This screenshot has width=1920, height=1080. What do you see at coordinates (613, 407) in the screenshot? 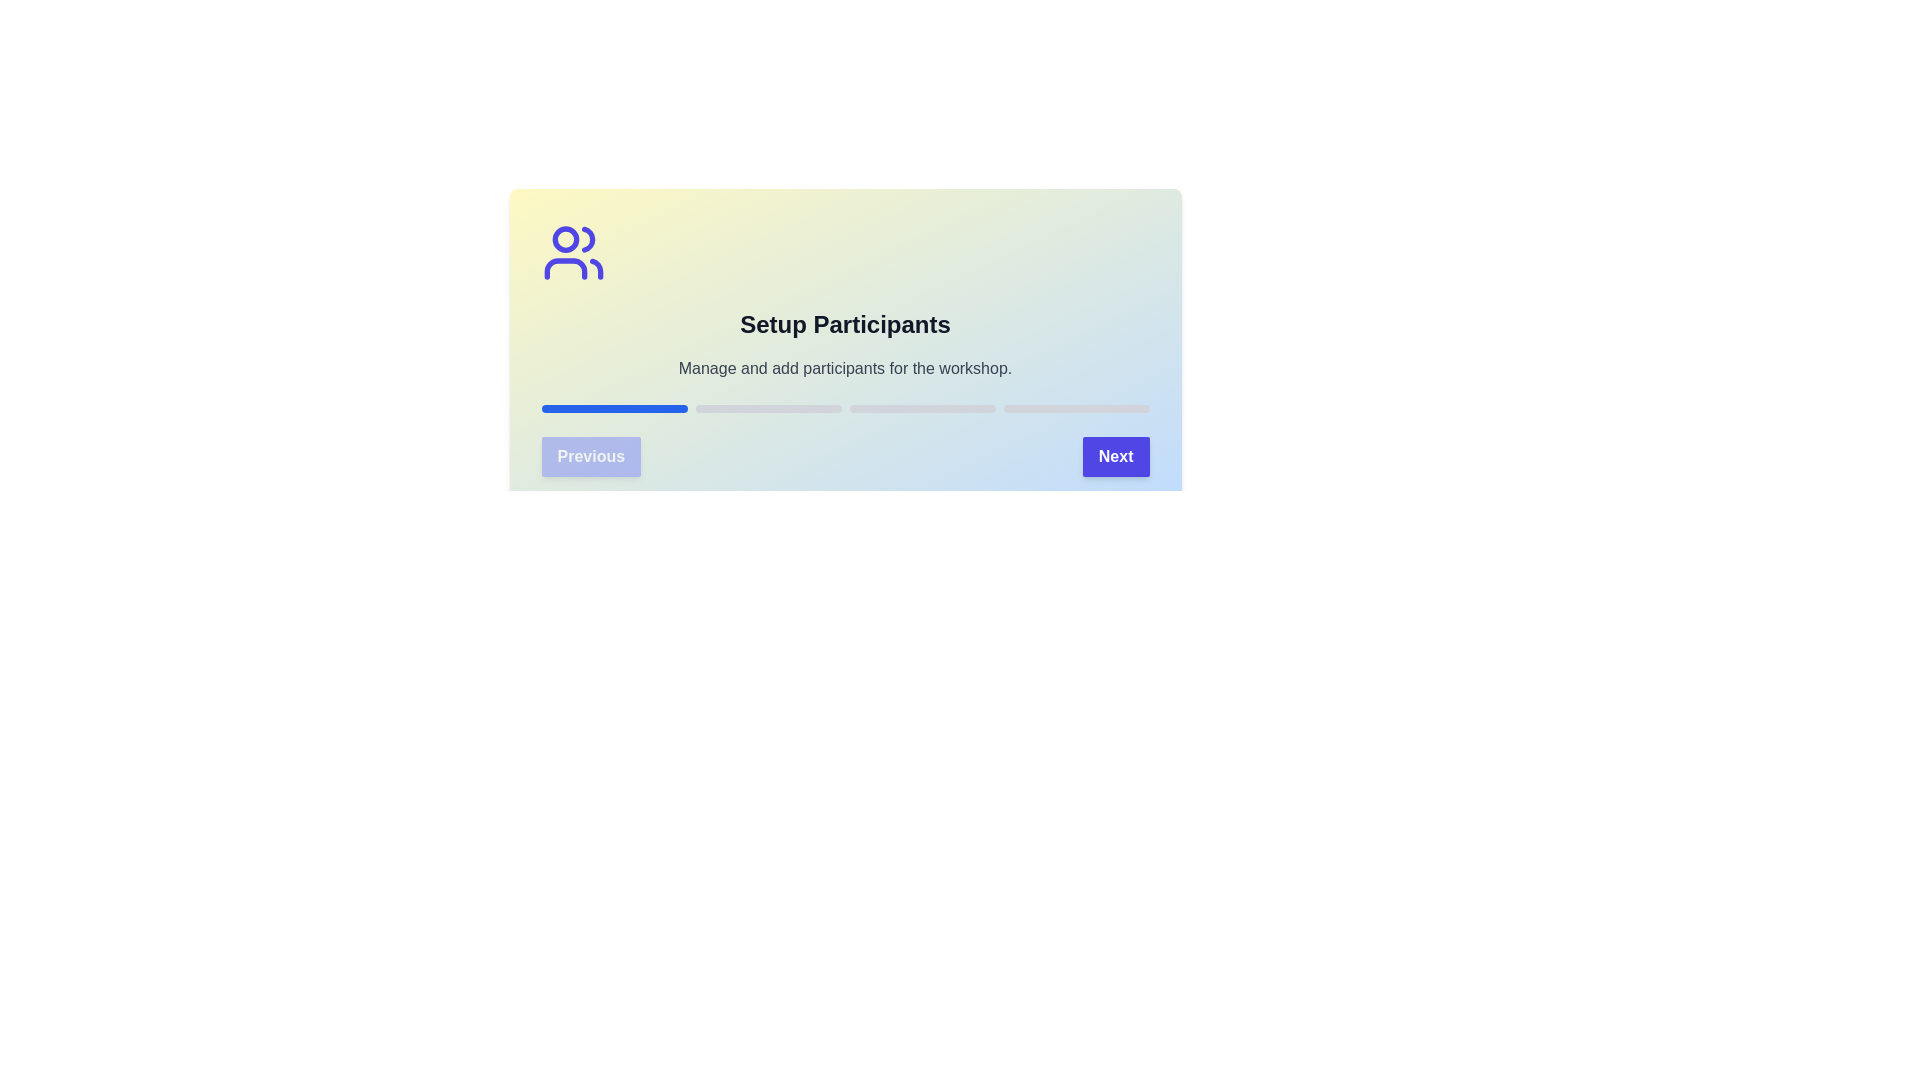
I see `the progress bar segment corresponding to stage 1` at bounding box center [613, 407].